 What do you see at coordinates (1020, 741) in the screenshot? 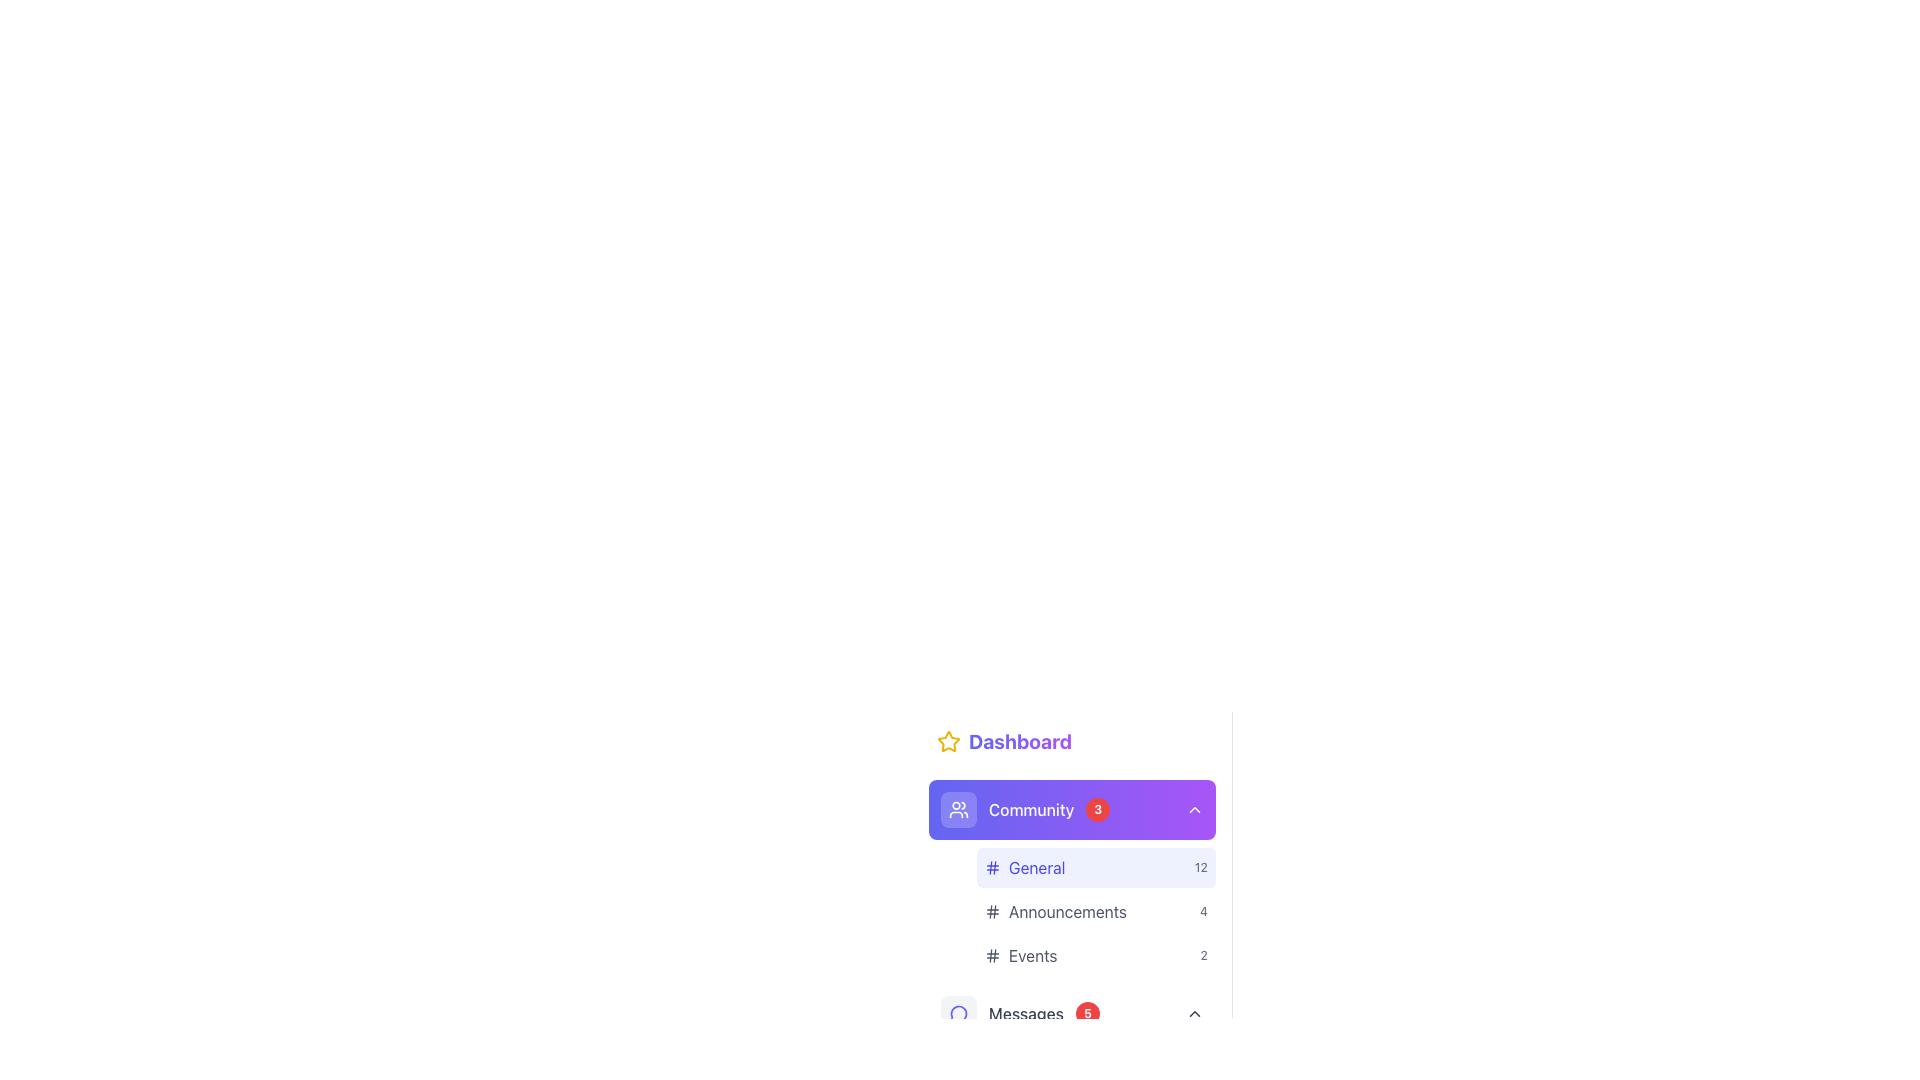
I see `text from the bold and large 'Dashboard' header, which features a gradient color scheme and is located in the top portion of the sidebar, positioned next to a yellow star icon` at bounding box center [1020, 741].